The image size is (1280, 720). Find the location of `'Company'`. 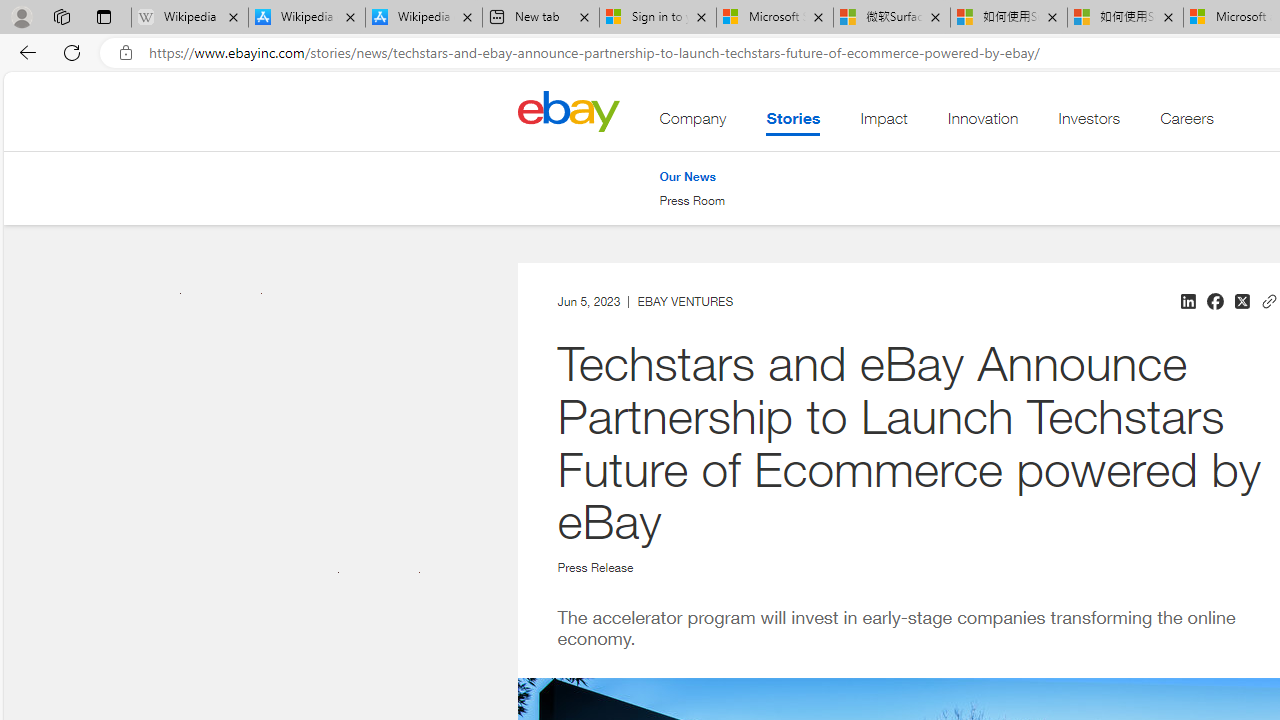

'Company' is located at coordinates (693, 123).